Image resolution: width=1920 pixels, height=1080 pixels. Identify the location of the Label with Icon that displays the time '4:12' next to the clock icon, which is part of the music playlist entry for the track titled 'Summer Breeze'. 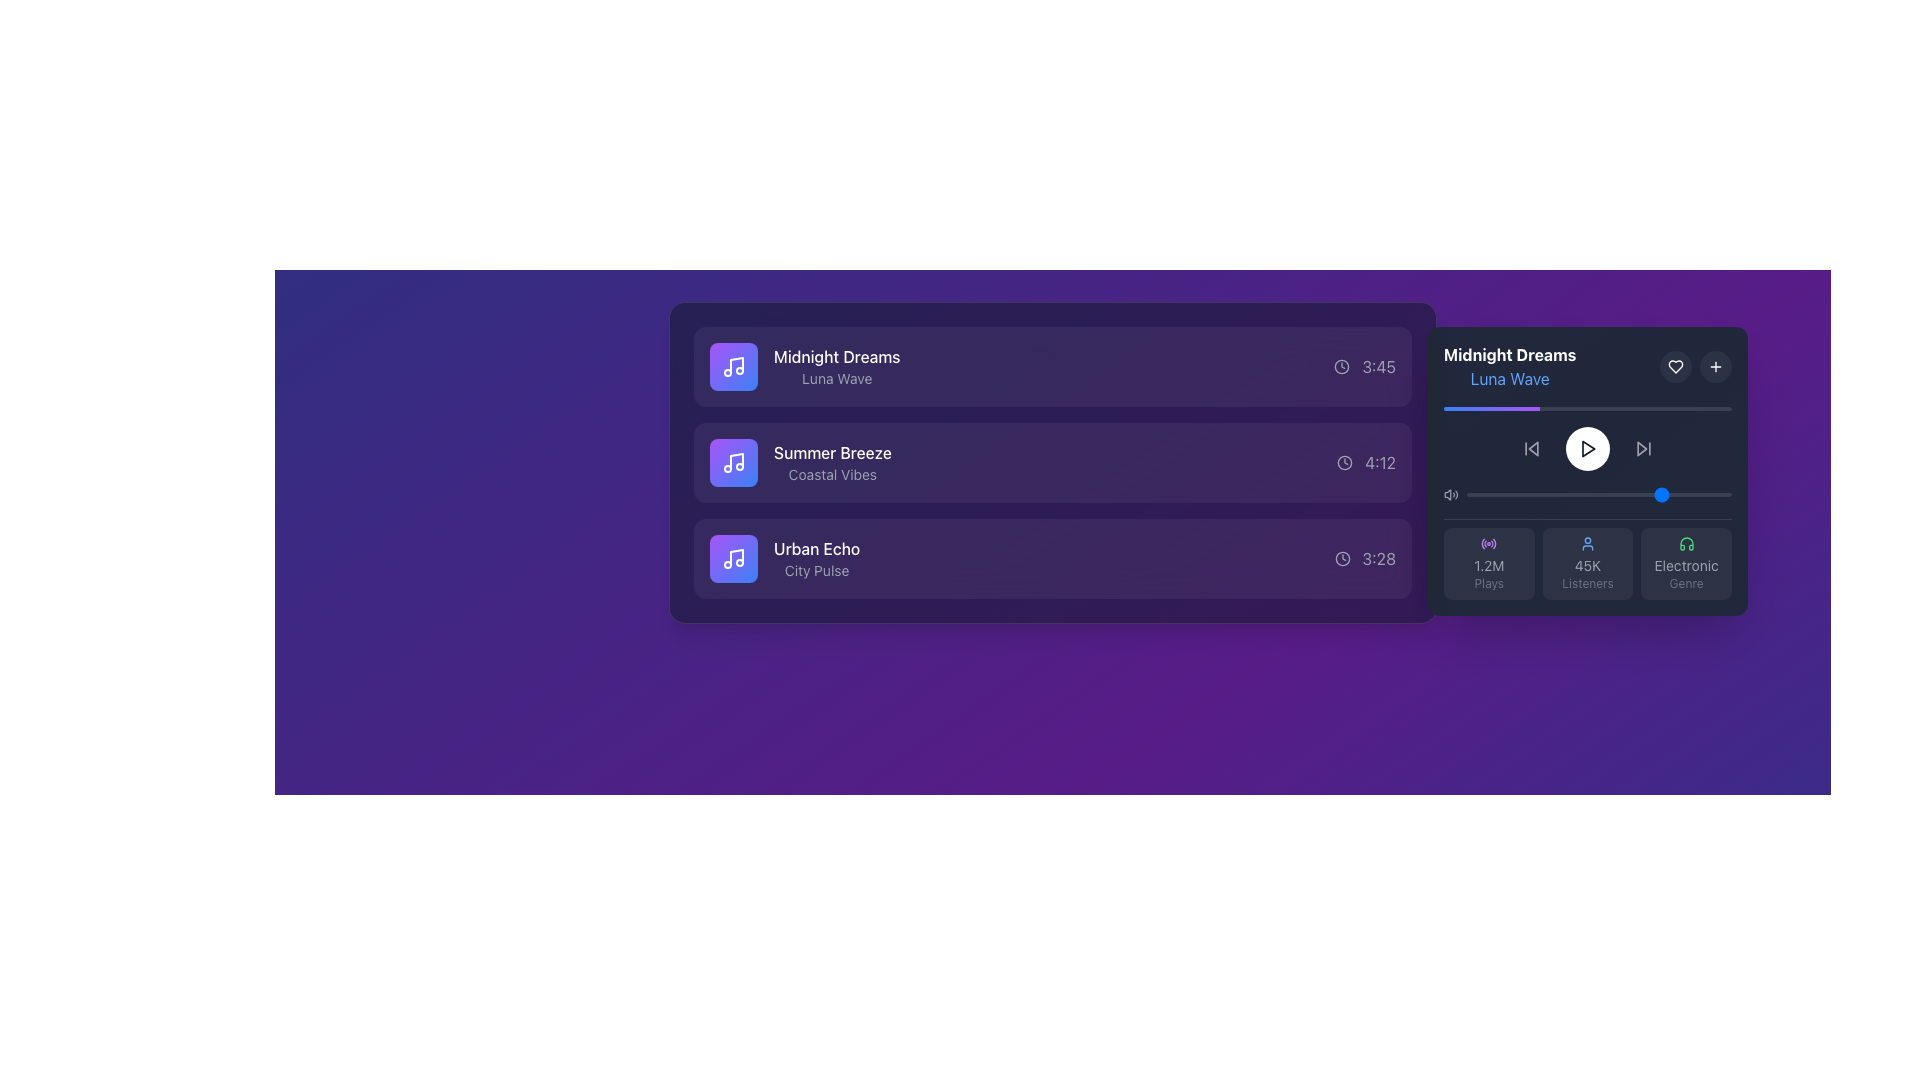
(1365, 462).